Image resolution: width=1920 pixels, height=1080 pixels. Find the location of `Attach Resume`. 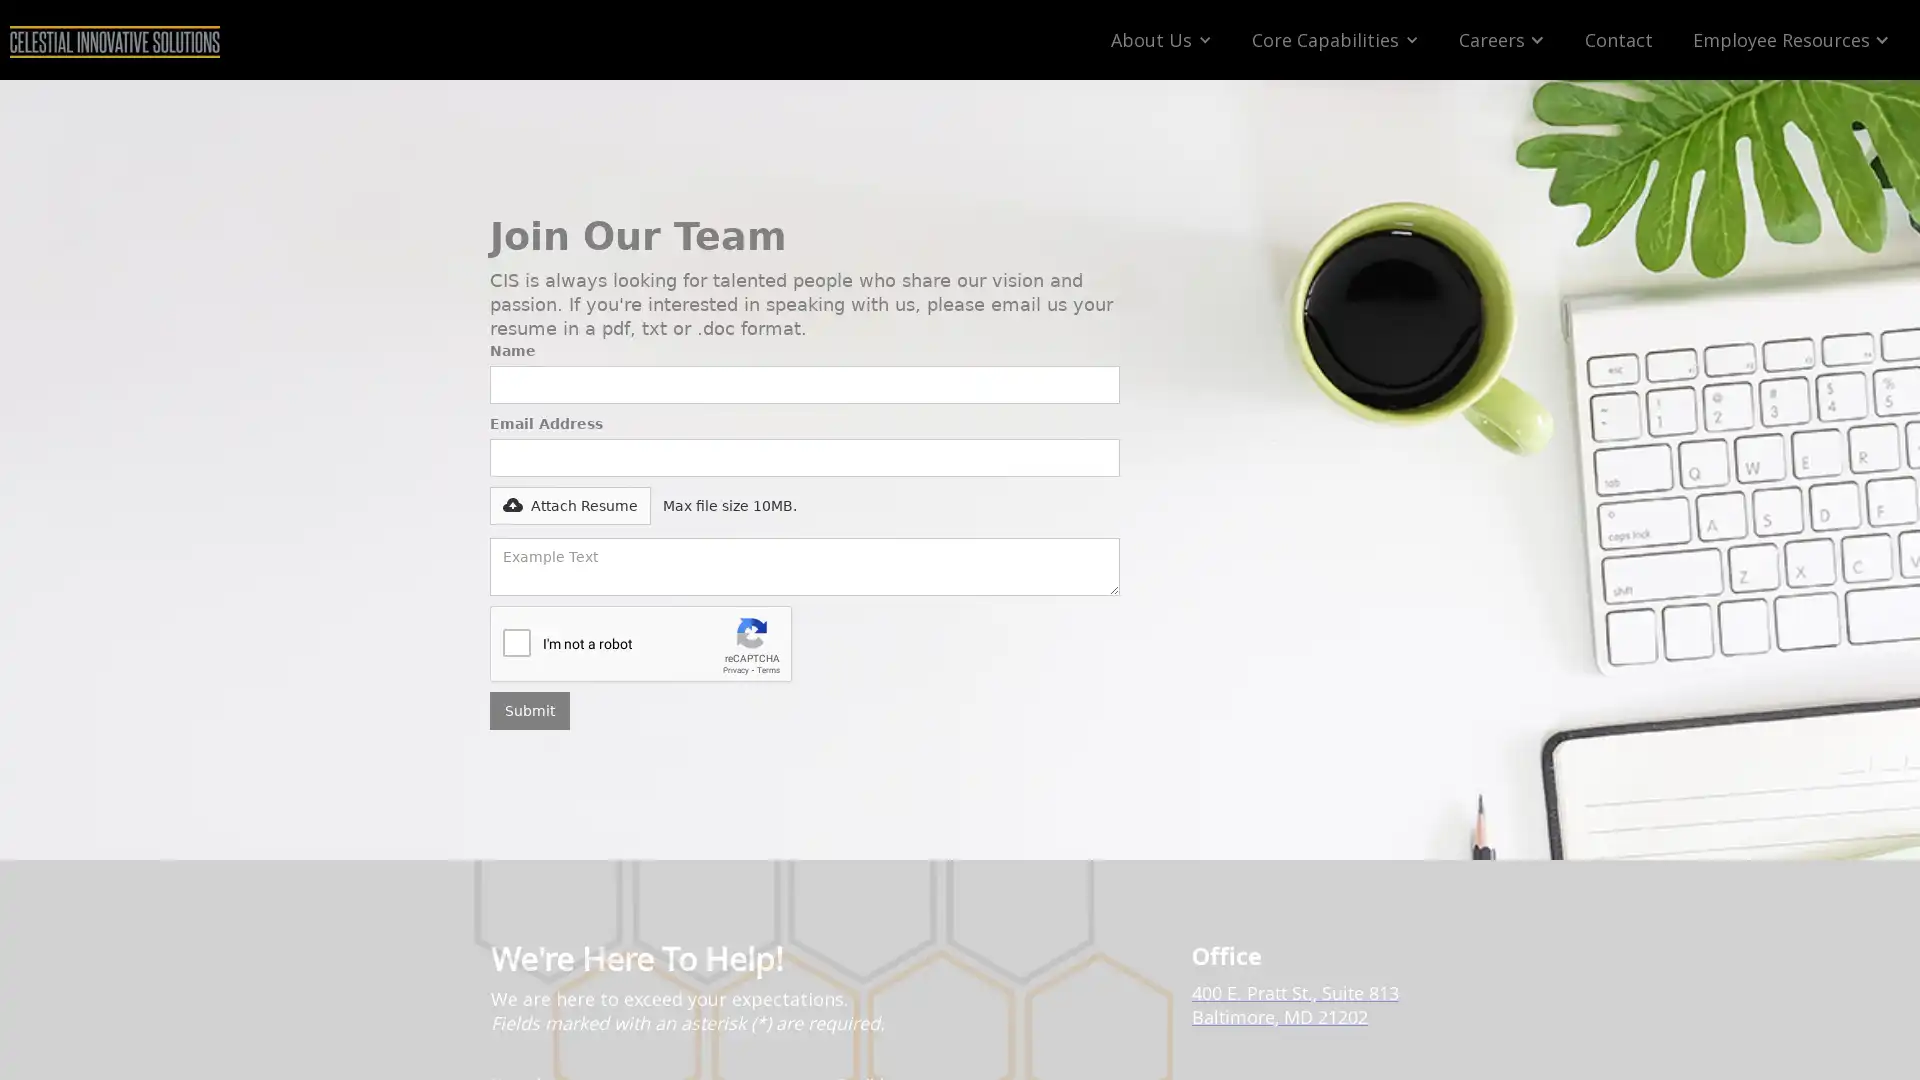

Attach Resume is located at coordinates (490, 504).